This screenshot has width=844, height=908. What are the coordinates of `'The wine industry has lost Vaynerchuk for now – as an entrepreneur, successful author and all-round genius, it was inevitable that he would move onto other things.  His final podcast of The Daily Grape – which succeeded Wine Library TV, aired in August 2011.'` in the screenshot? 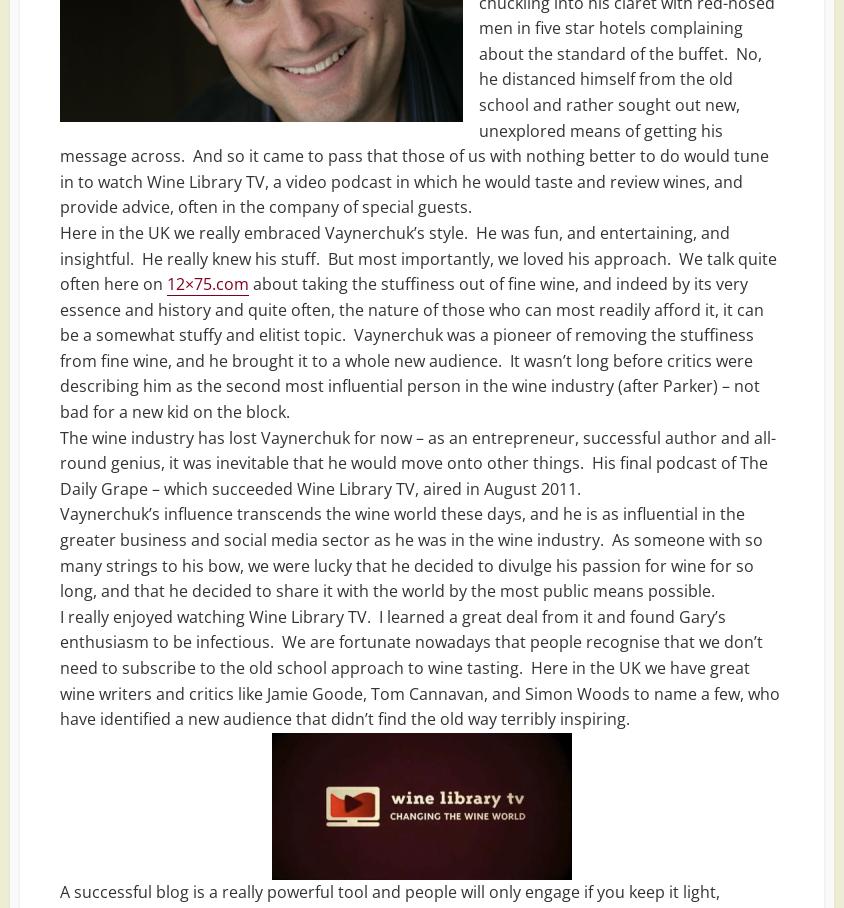 It's located at (418, 461).